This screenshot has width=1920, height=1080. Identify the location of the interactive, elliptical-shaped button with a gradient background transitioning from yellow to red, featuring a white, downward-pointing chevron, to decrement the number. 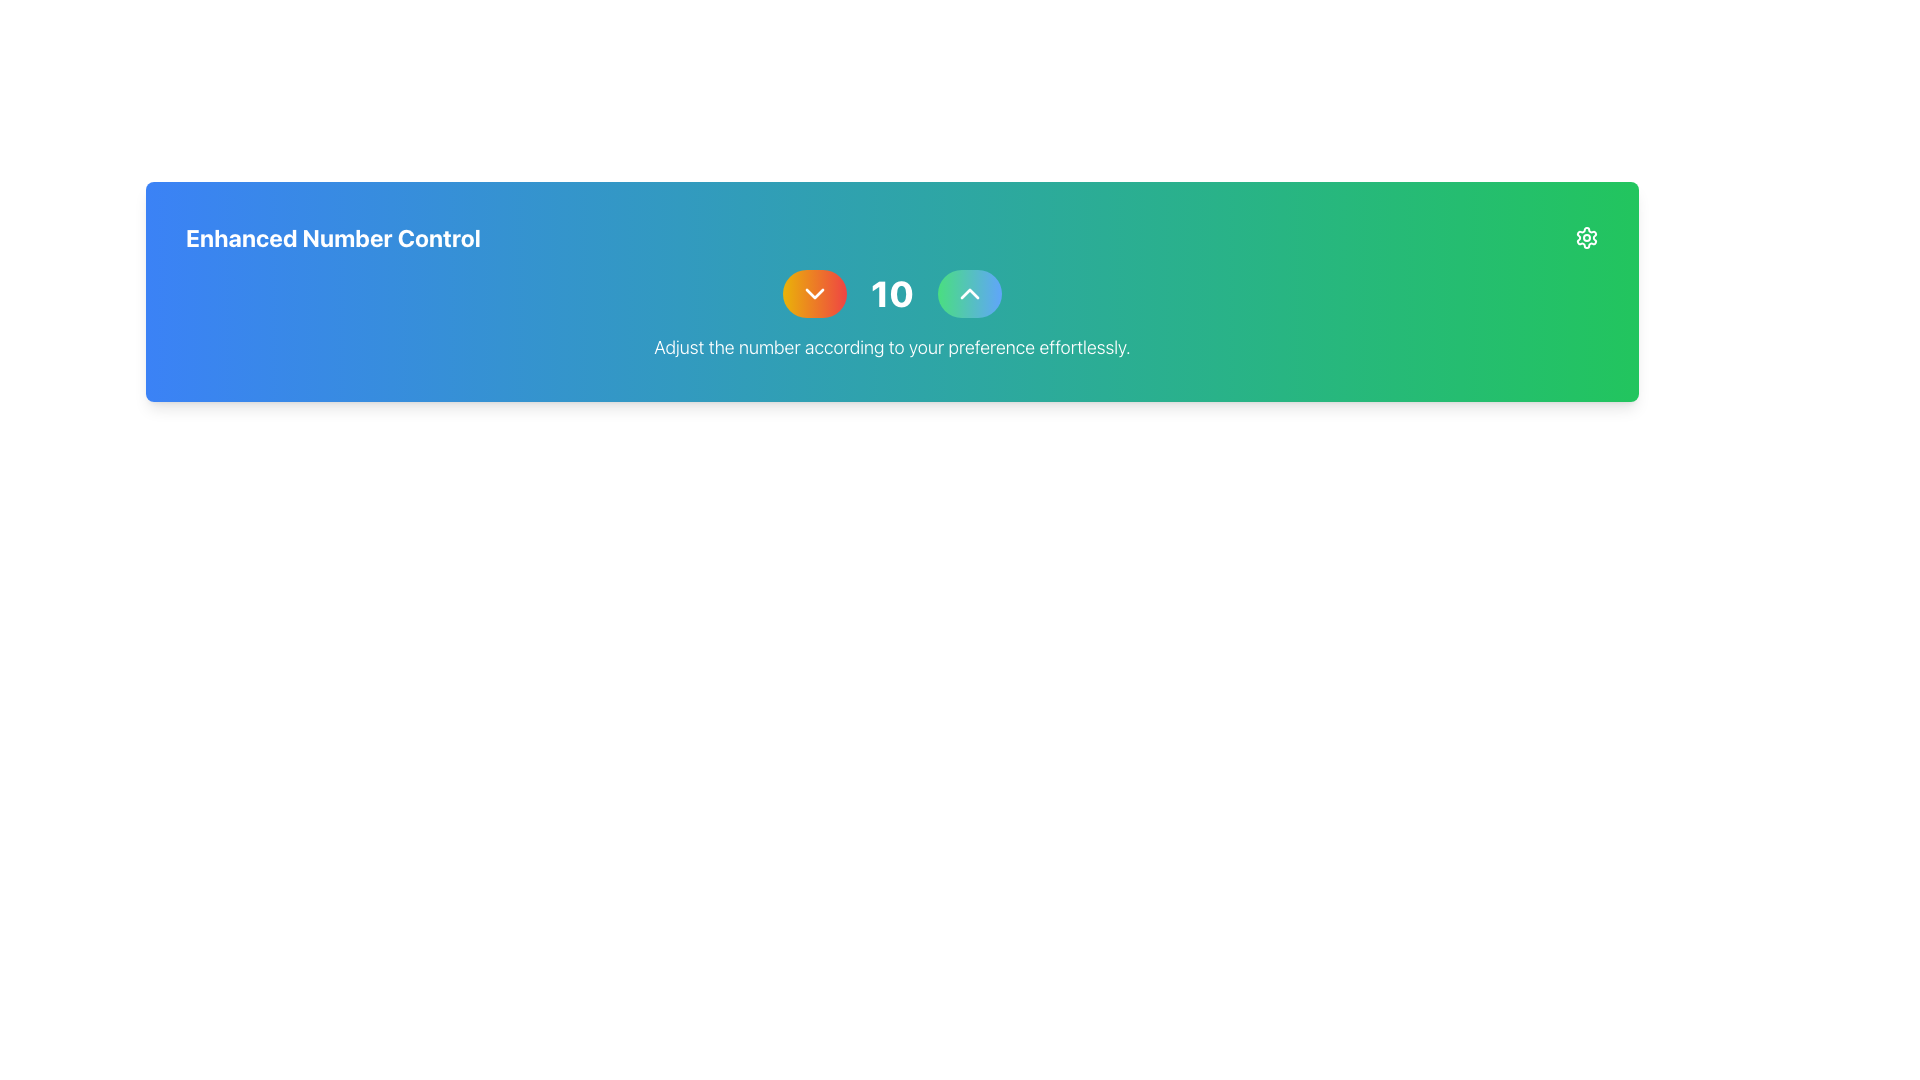
(815, 293).